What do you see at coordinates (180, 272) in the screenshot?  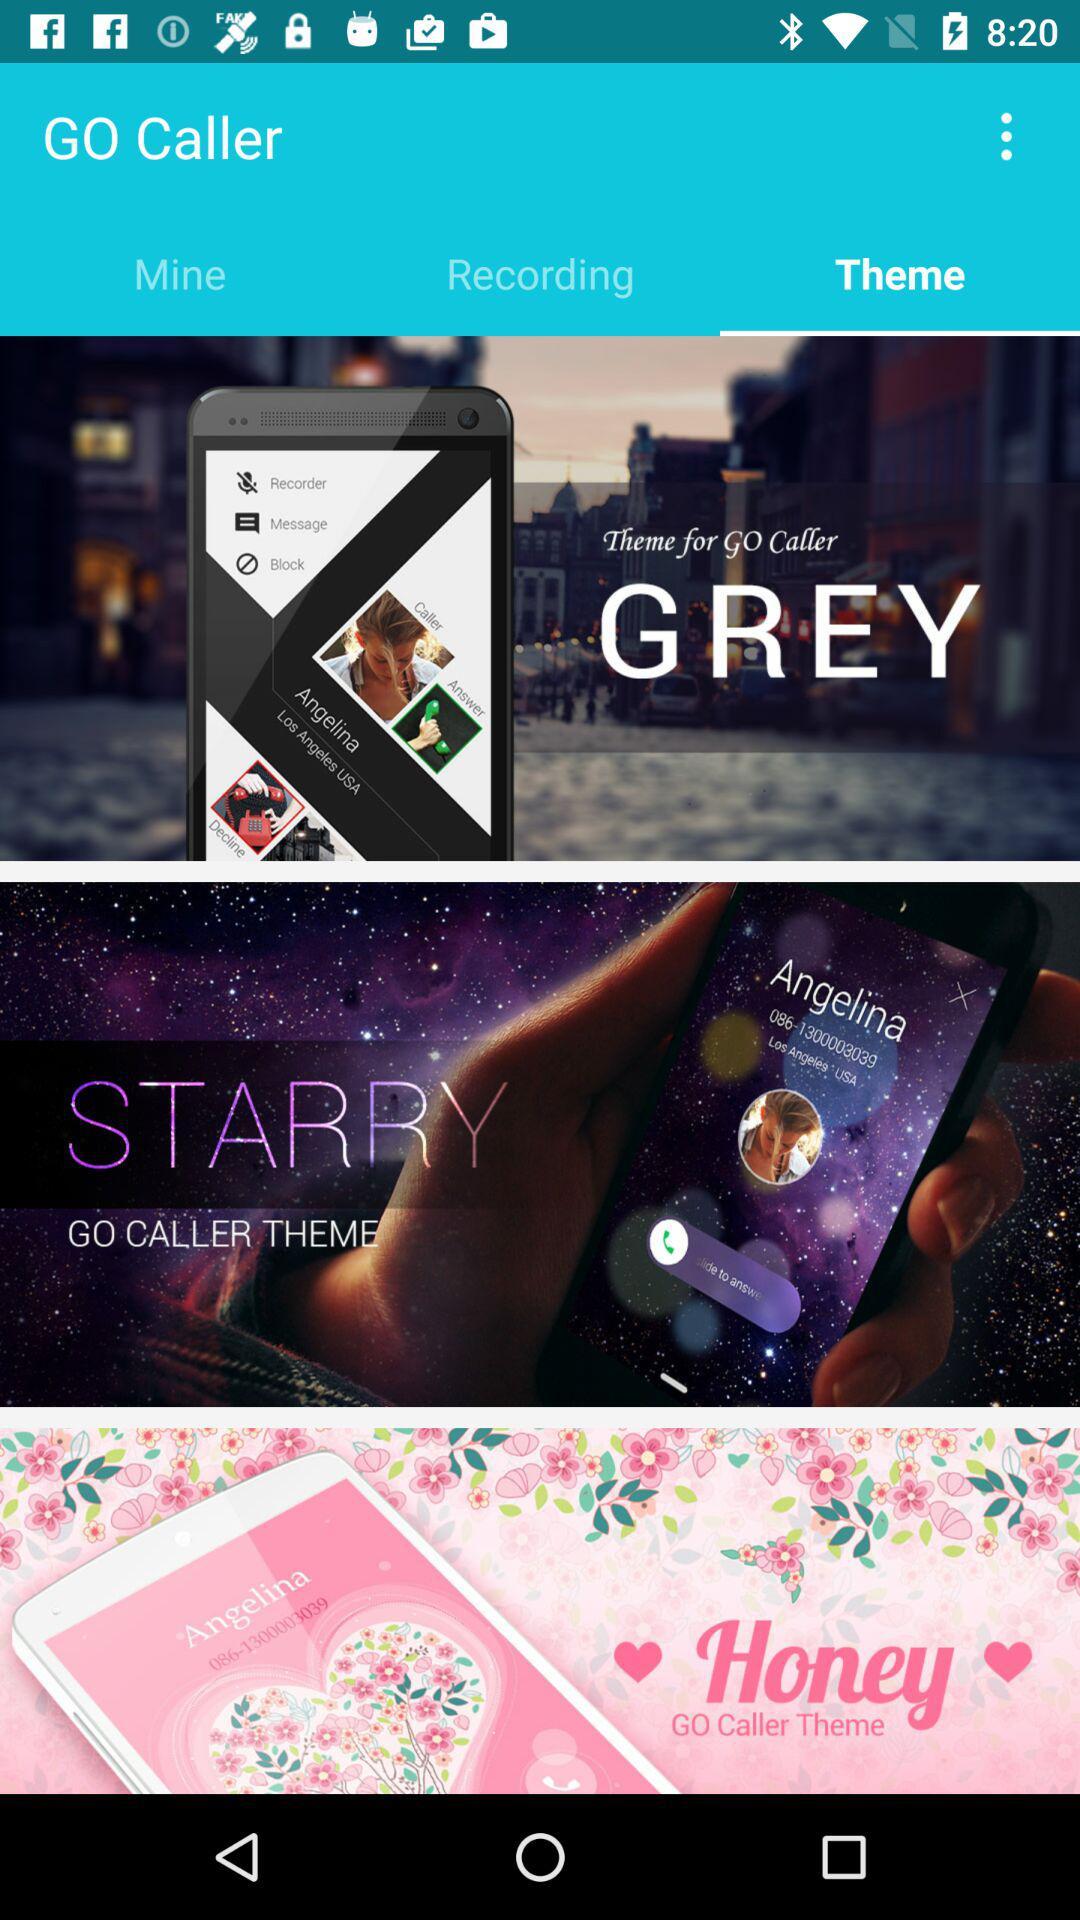 I see `the item to the left of recording item` at bounding box center [180, 272].